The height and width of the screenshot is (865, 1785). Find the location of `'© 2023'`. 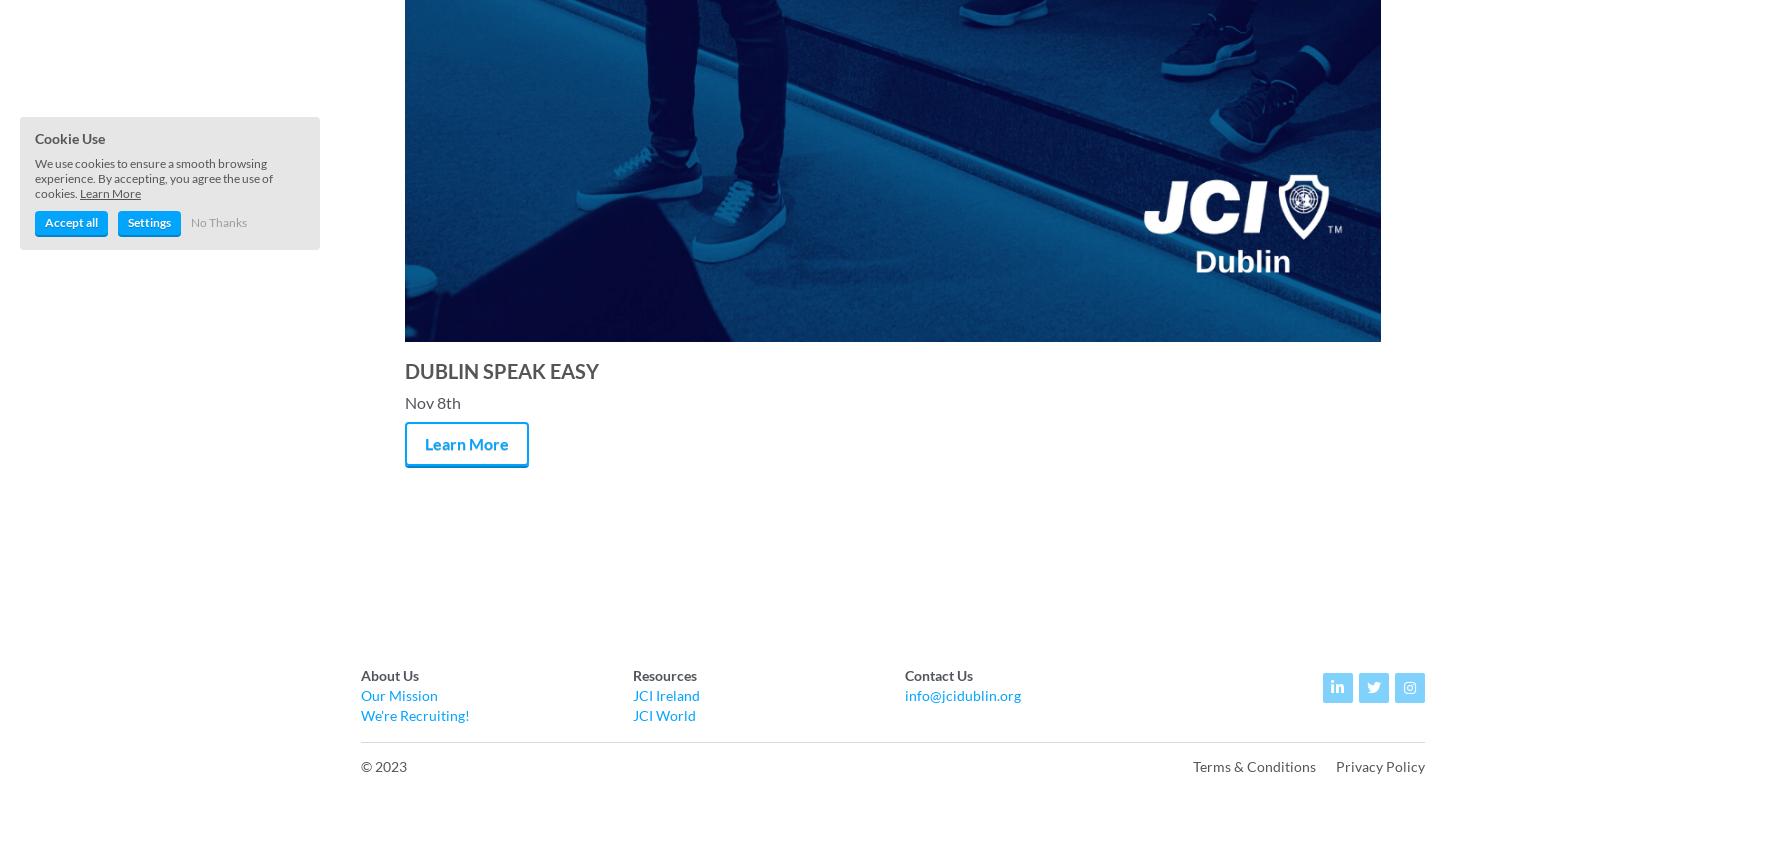

'© 2023' is located at coordinates (382, 764).